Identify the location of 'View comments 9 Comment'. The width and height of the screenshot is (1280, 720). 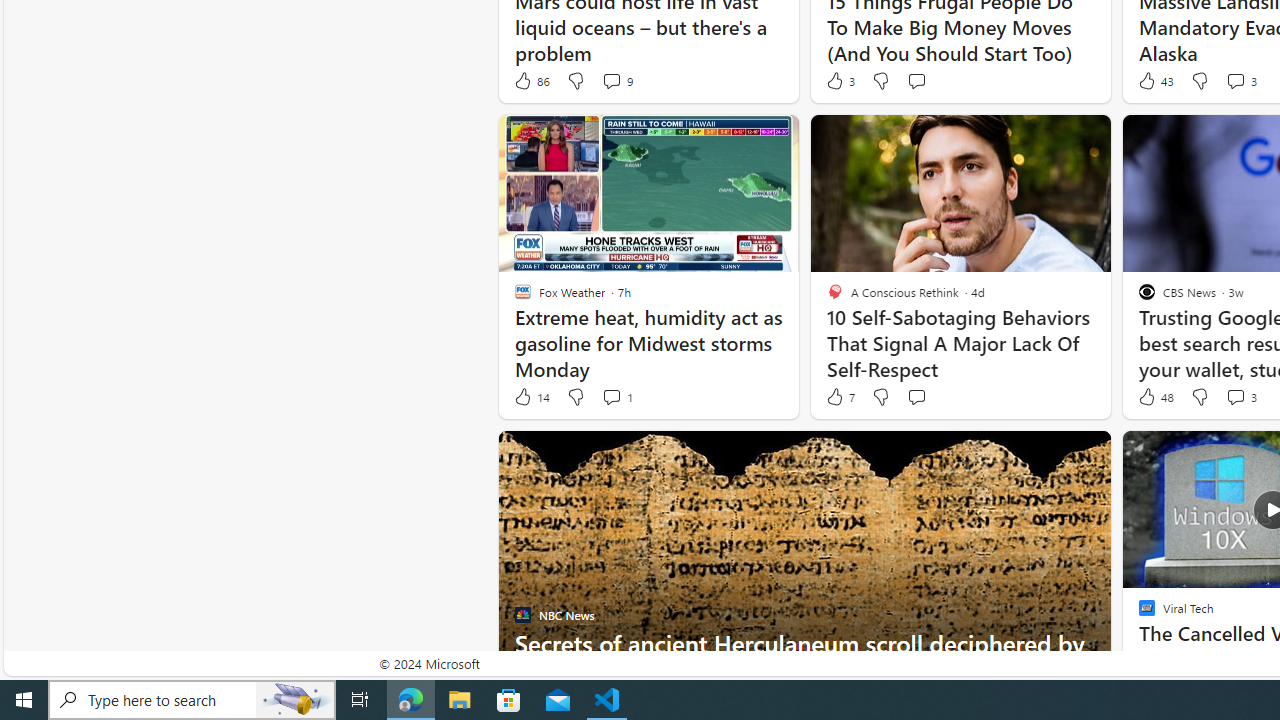
(615, 80).